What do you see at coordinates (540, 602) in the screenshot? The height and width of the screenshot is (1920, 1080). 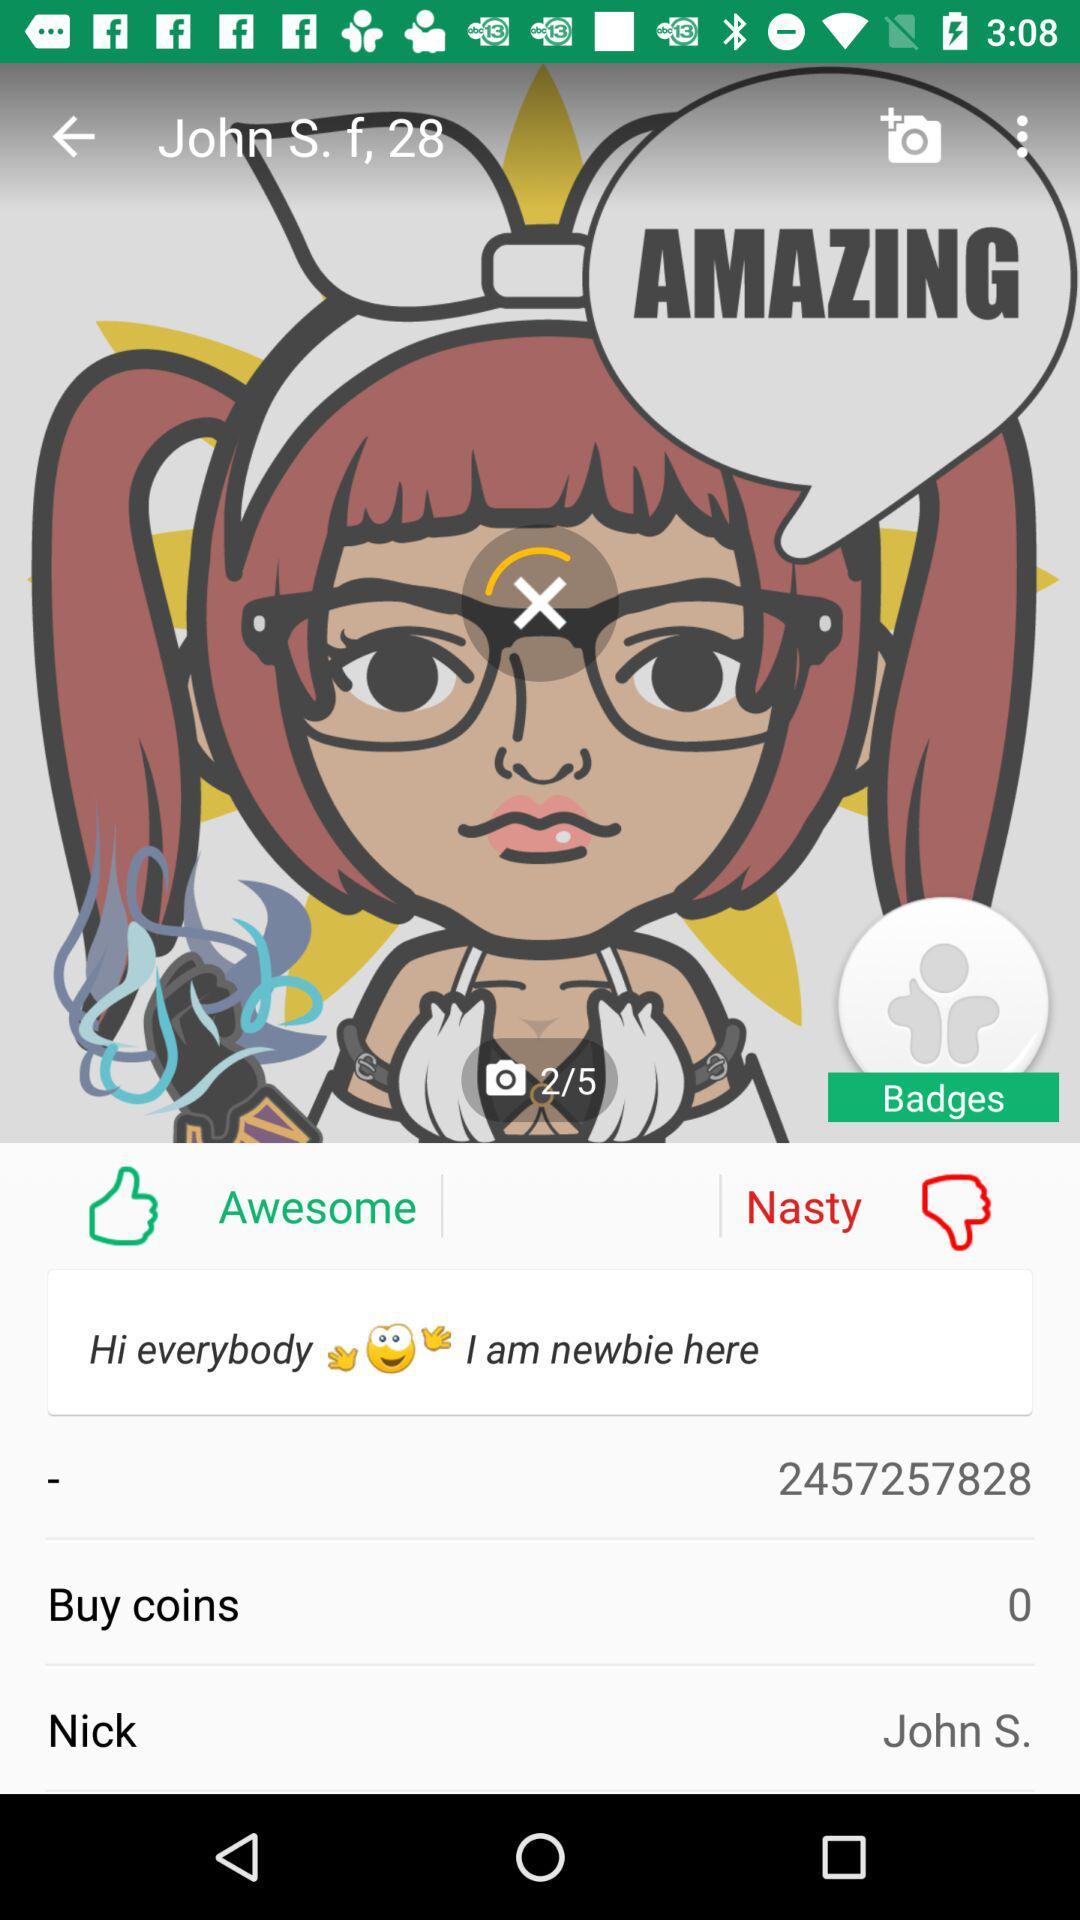 I see `the close icon` at bounding box center [540, 602].